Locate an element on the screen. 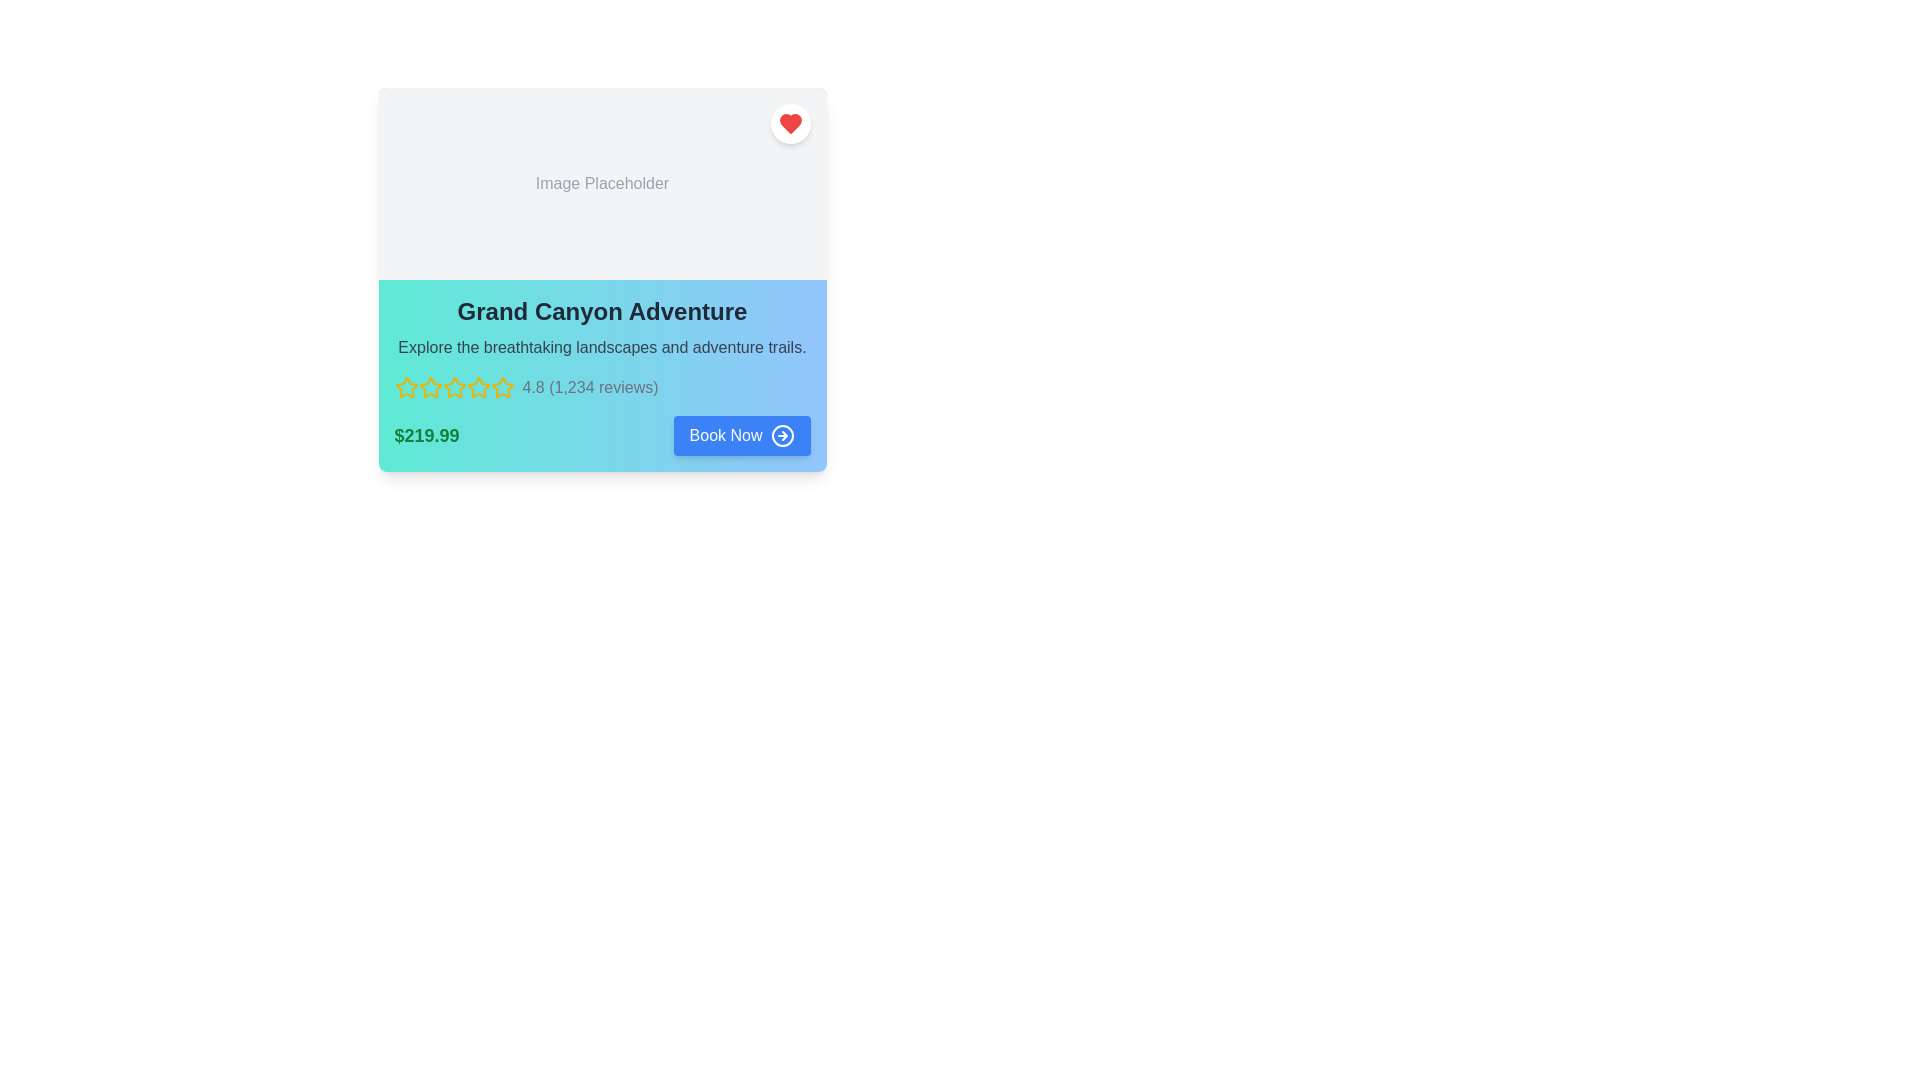 The height and width of the screenshot is (1080, 1920). rating value displayed in the Text Label located to the right of the five star icons at the bottom section of the card-like interface is located at coordinates (589, 388).